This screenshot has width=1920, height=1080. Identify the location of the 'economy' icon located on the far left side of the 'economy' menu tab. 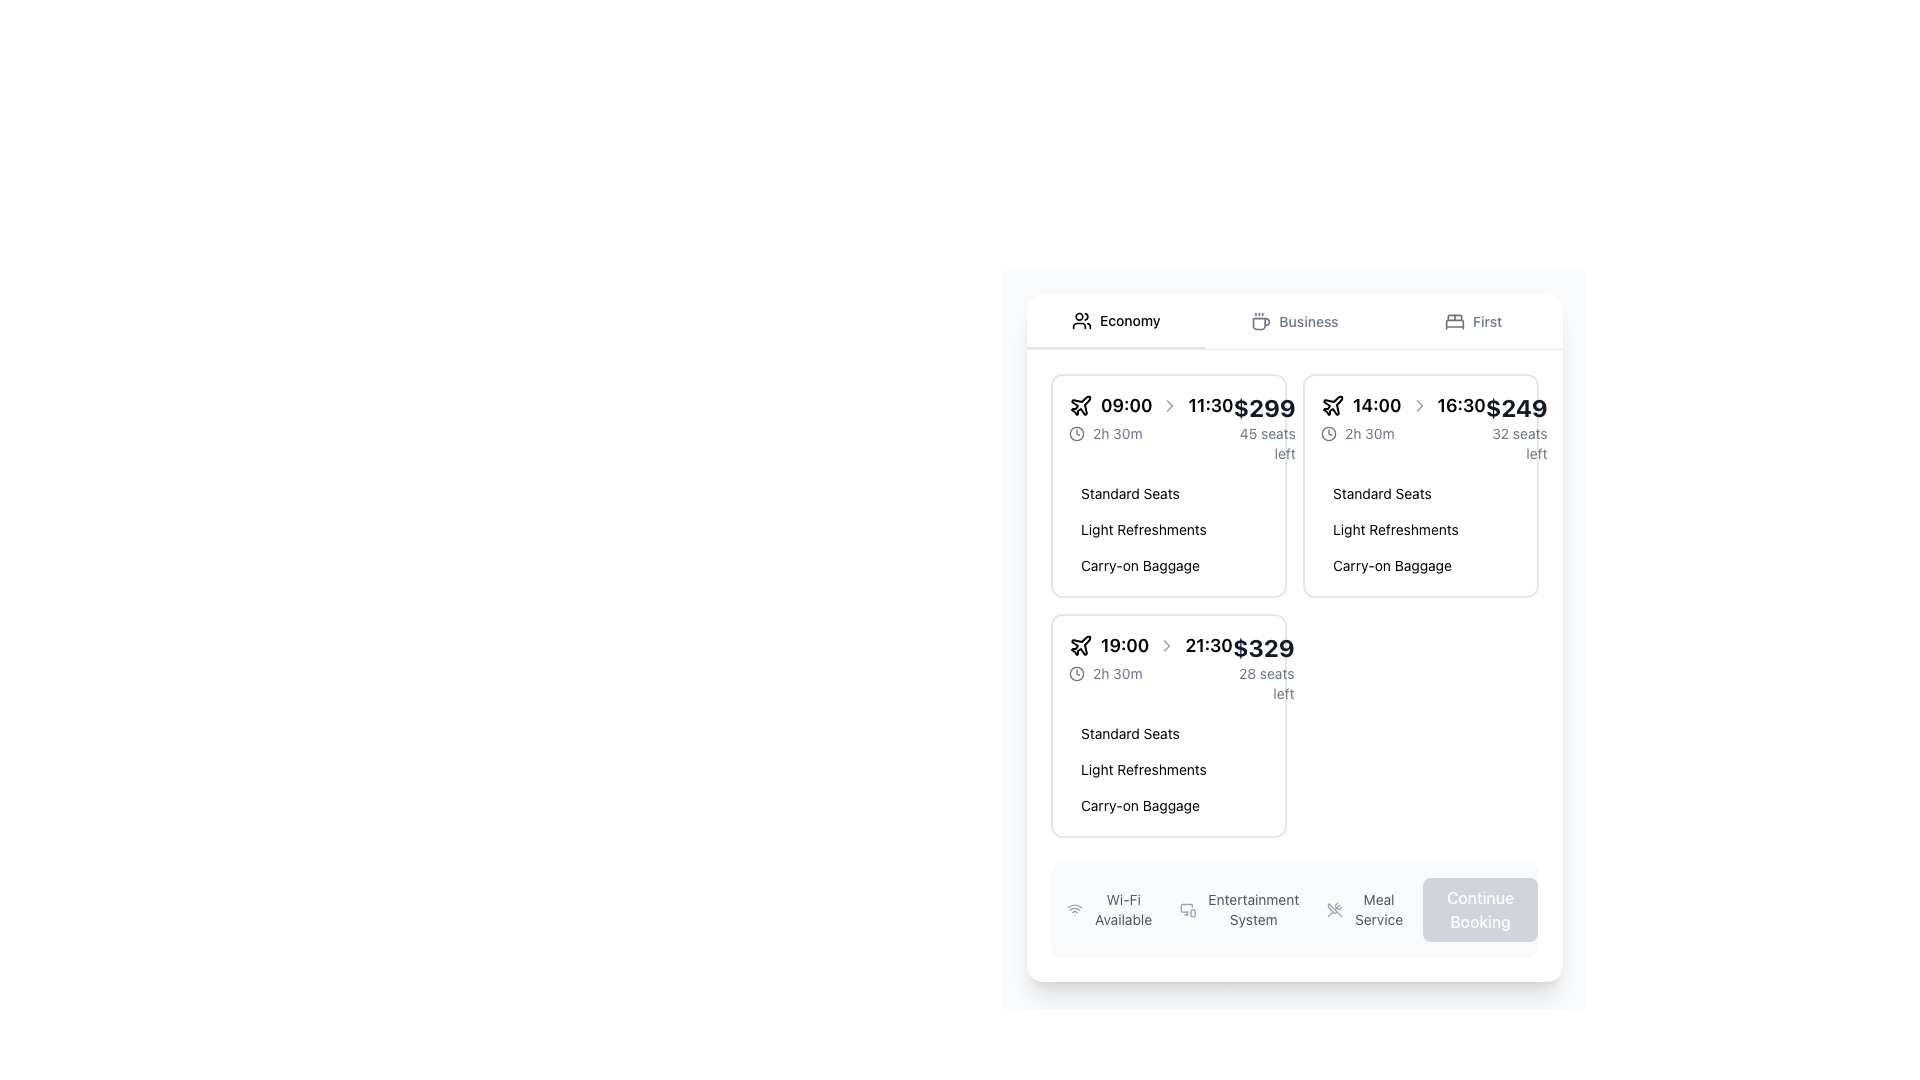
(1081, 319).